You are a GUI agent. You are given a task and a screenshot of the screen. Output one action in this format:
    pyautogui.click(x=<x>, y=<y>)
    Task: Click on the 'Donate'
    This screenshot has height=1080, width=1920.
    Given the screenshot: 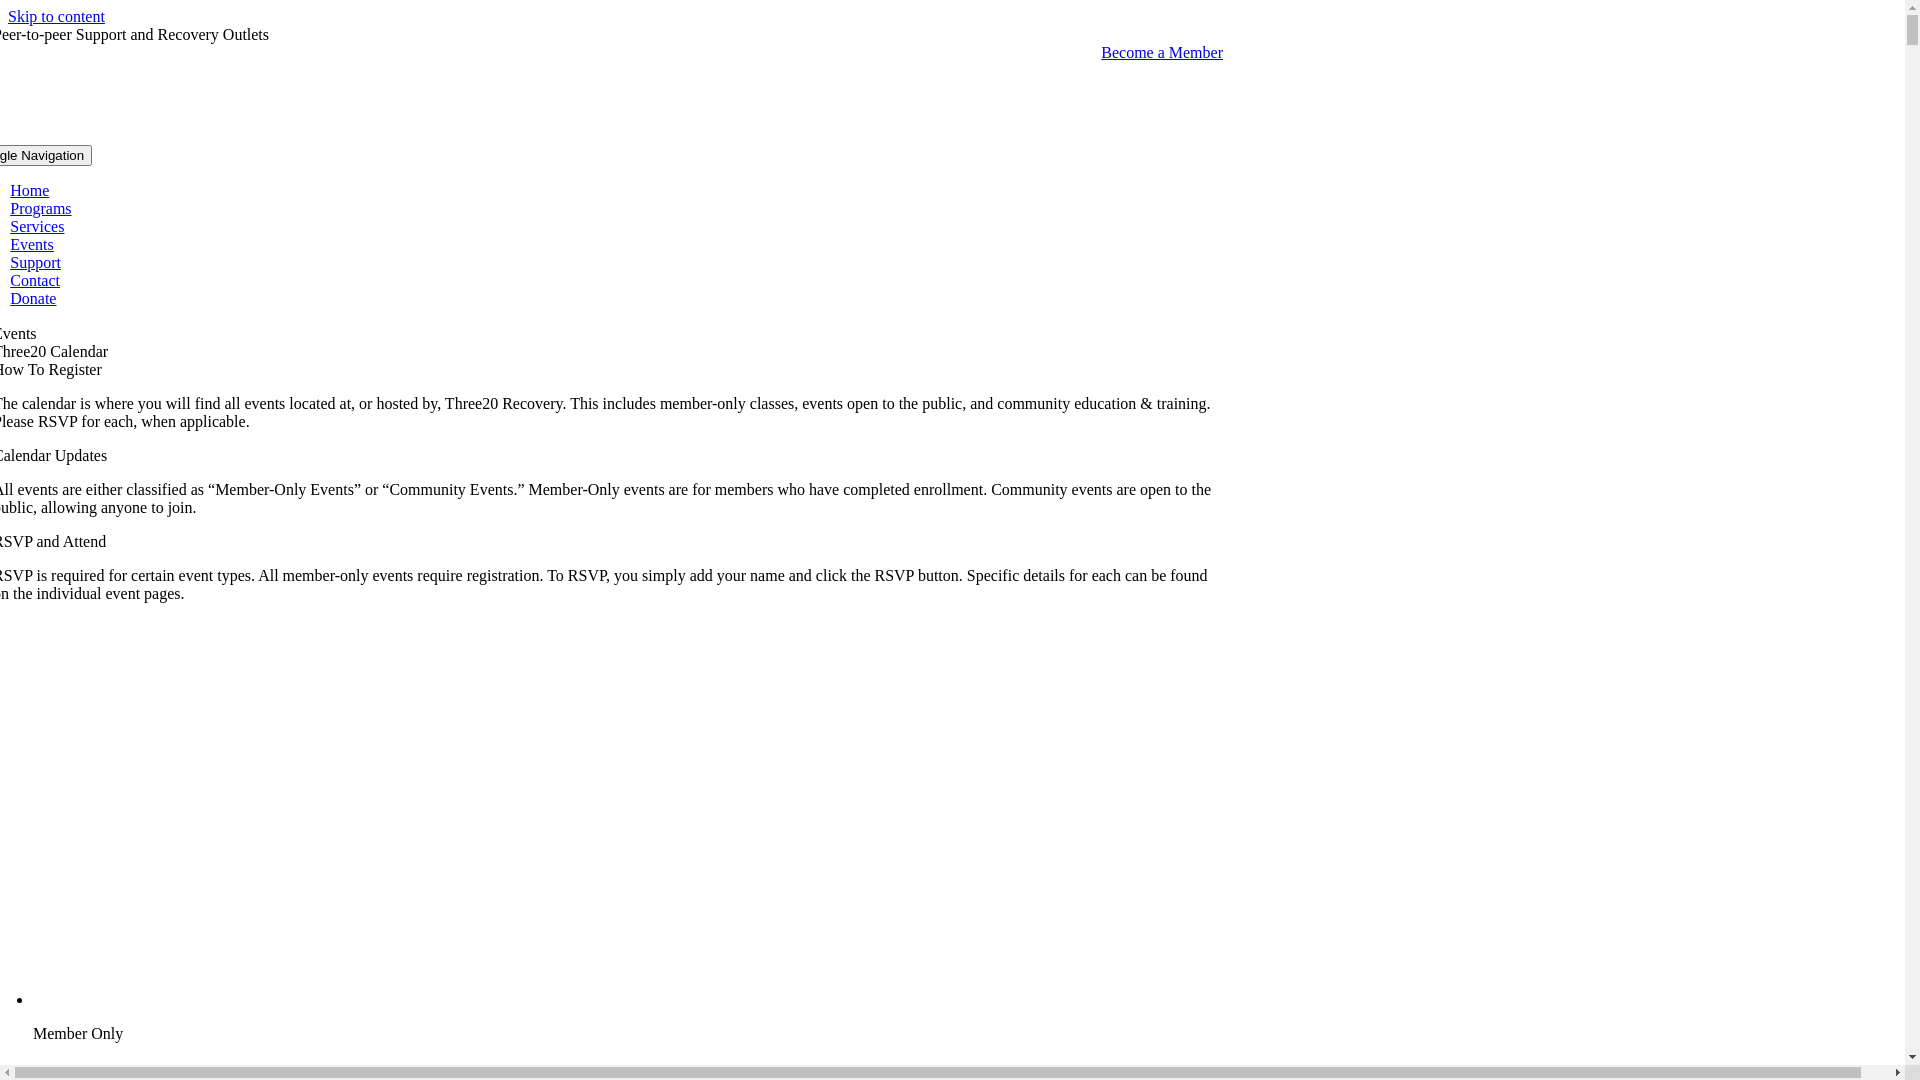 What is the action you would take?
    pyautogui.click(x=33, y=298)
    